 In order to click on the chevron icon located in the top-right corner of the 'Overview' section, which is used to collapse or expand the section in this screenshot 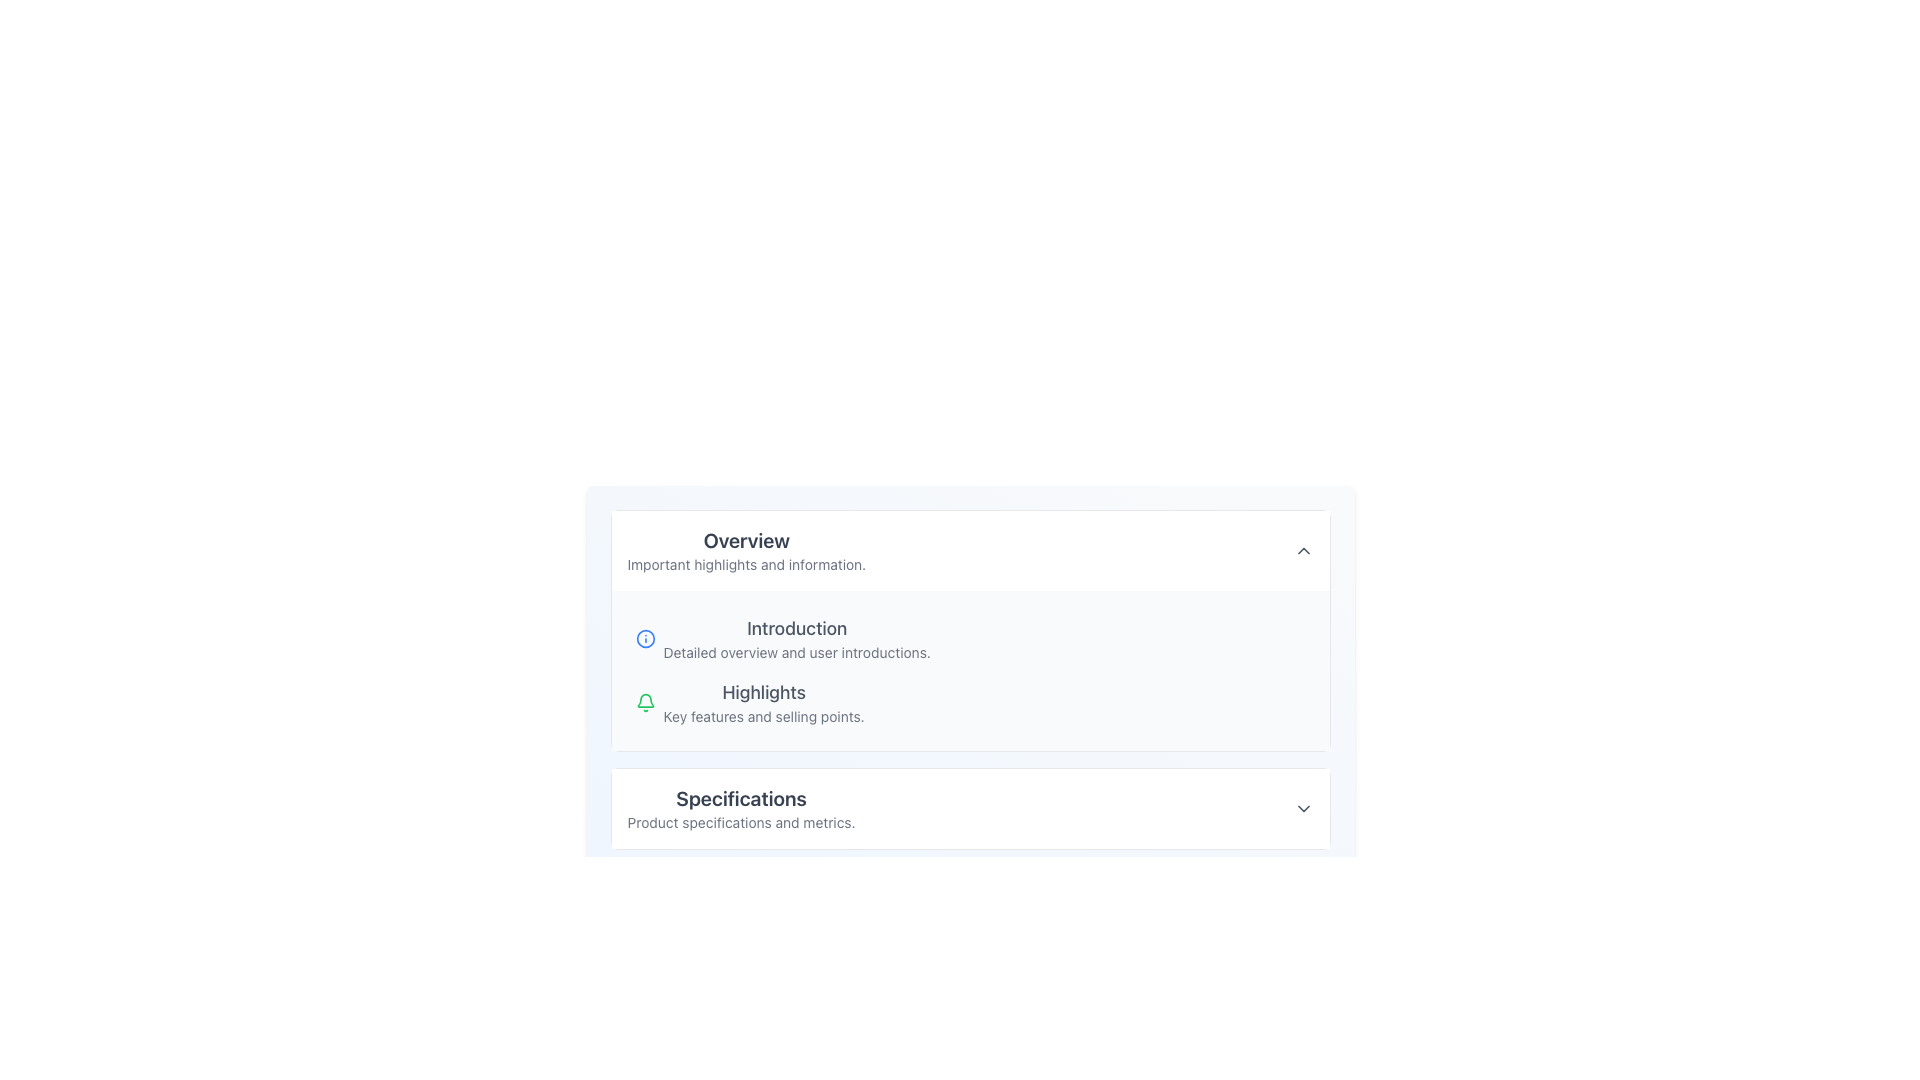, I will do `click(1303, 551)`.